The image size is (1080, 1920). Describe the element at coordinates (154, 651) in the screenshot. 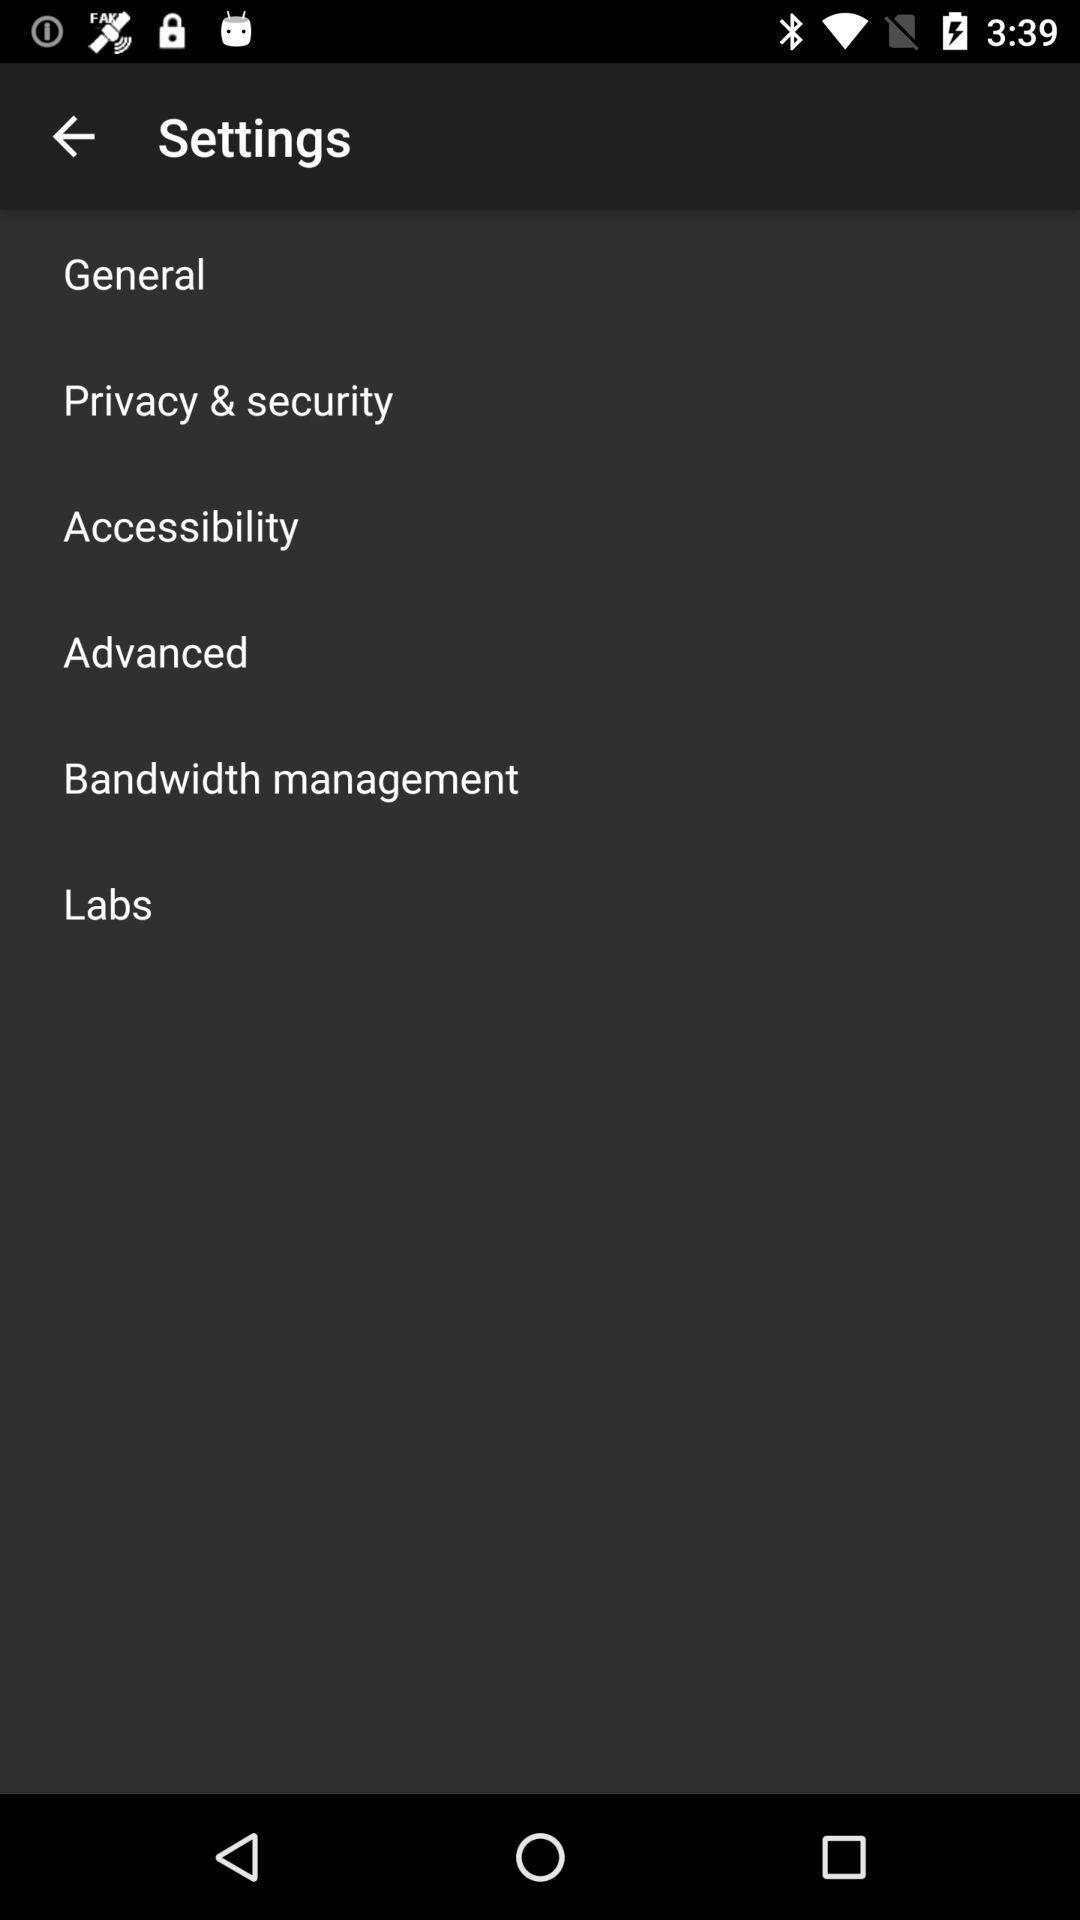

I see `the icon above bandwidth management` at that location.